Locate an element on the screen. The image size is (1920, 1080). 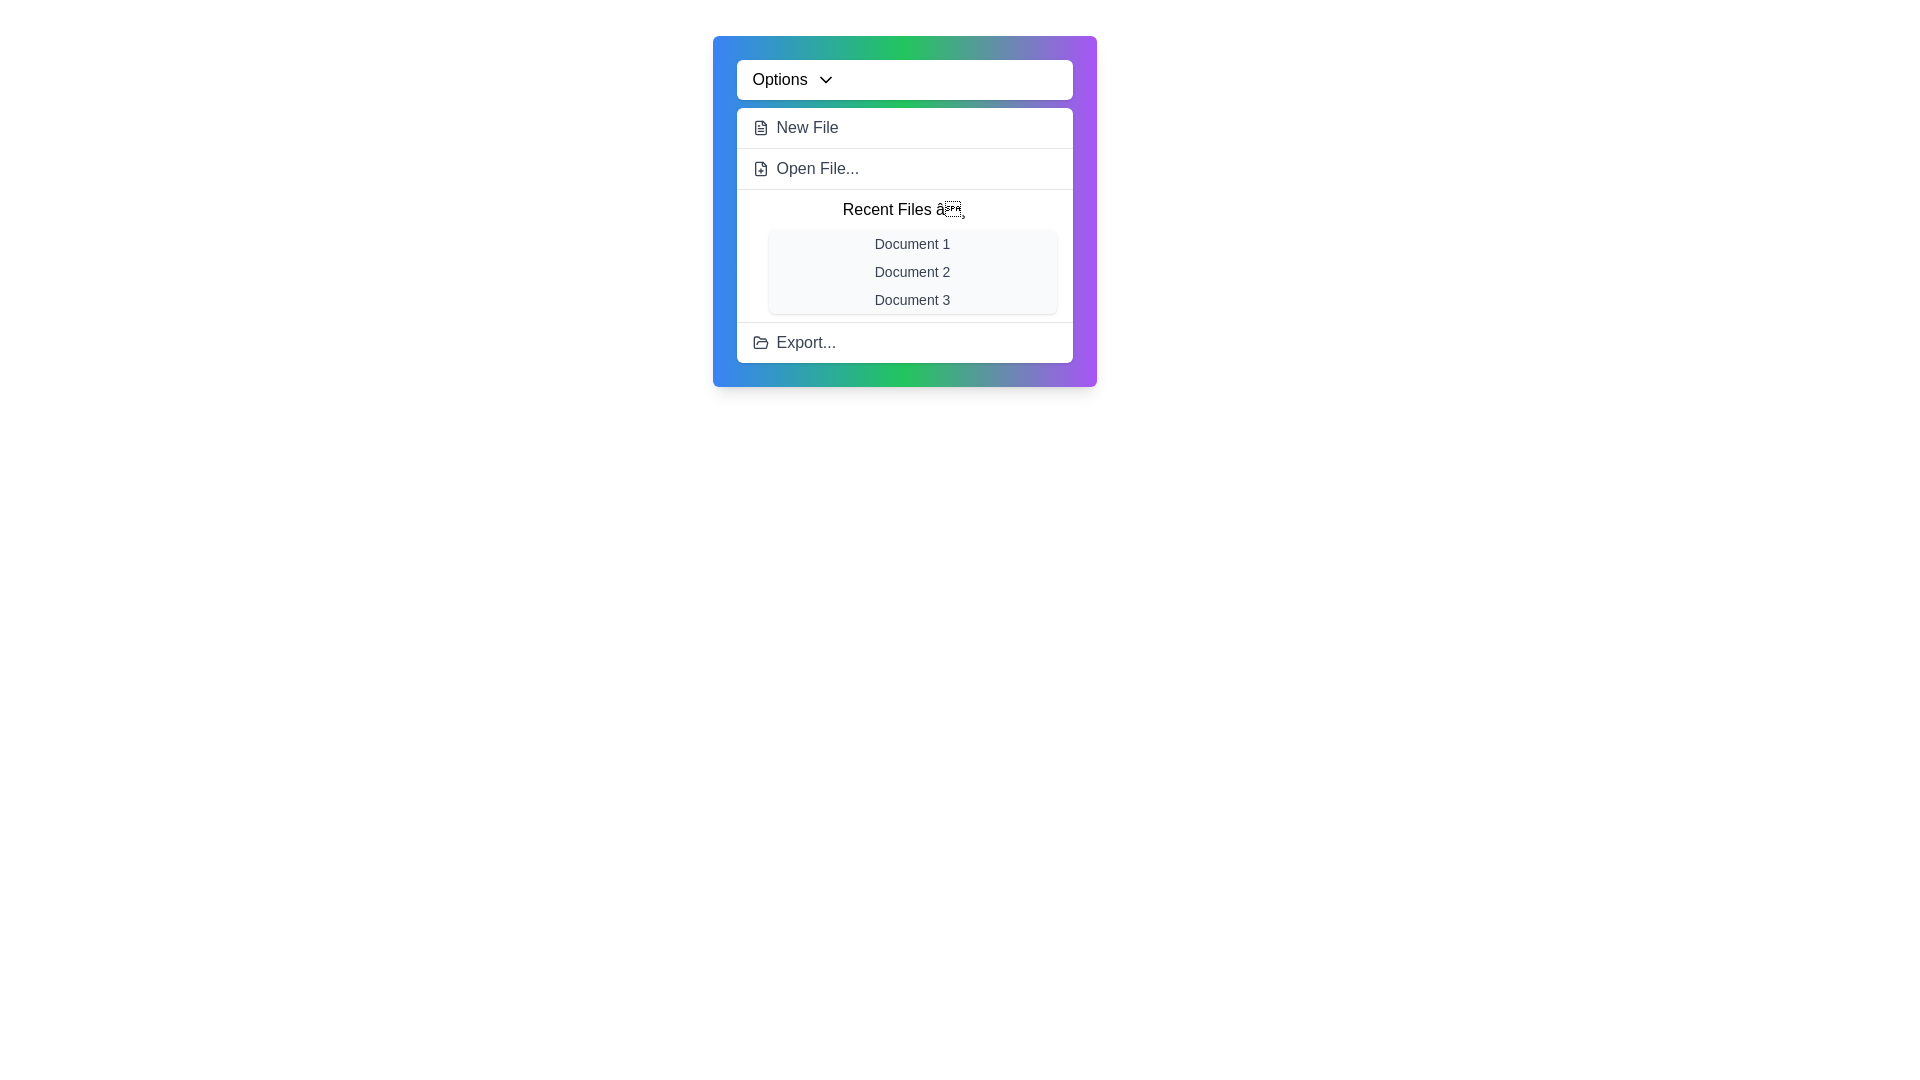
the interactive text label 'Recent Files ▾' is located at coordinates (903, 209).